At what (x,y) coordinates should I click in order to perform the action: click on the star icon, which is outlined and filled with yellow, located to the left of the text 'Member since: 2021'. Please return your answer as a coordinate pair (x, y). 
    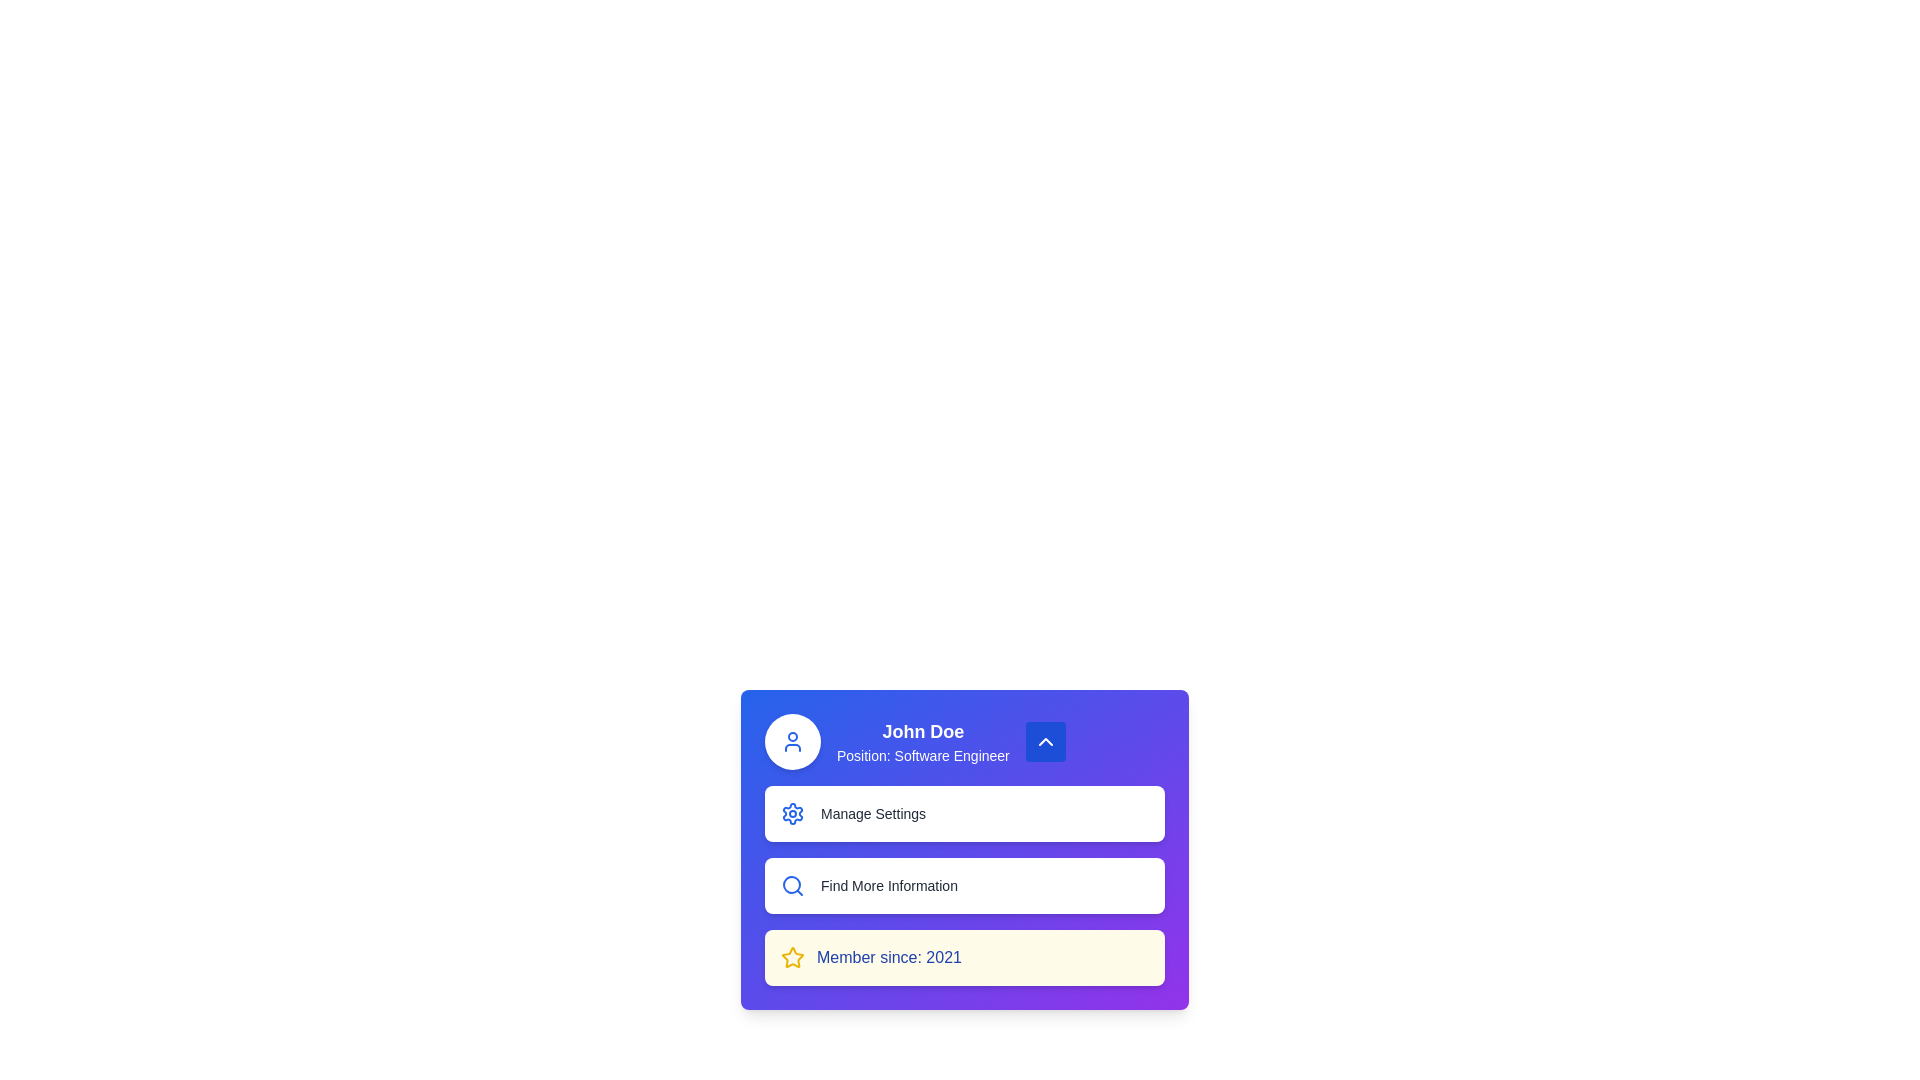
    Looking at the image, I should click on (791, 956).